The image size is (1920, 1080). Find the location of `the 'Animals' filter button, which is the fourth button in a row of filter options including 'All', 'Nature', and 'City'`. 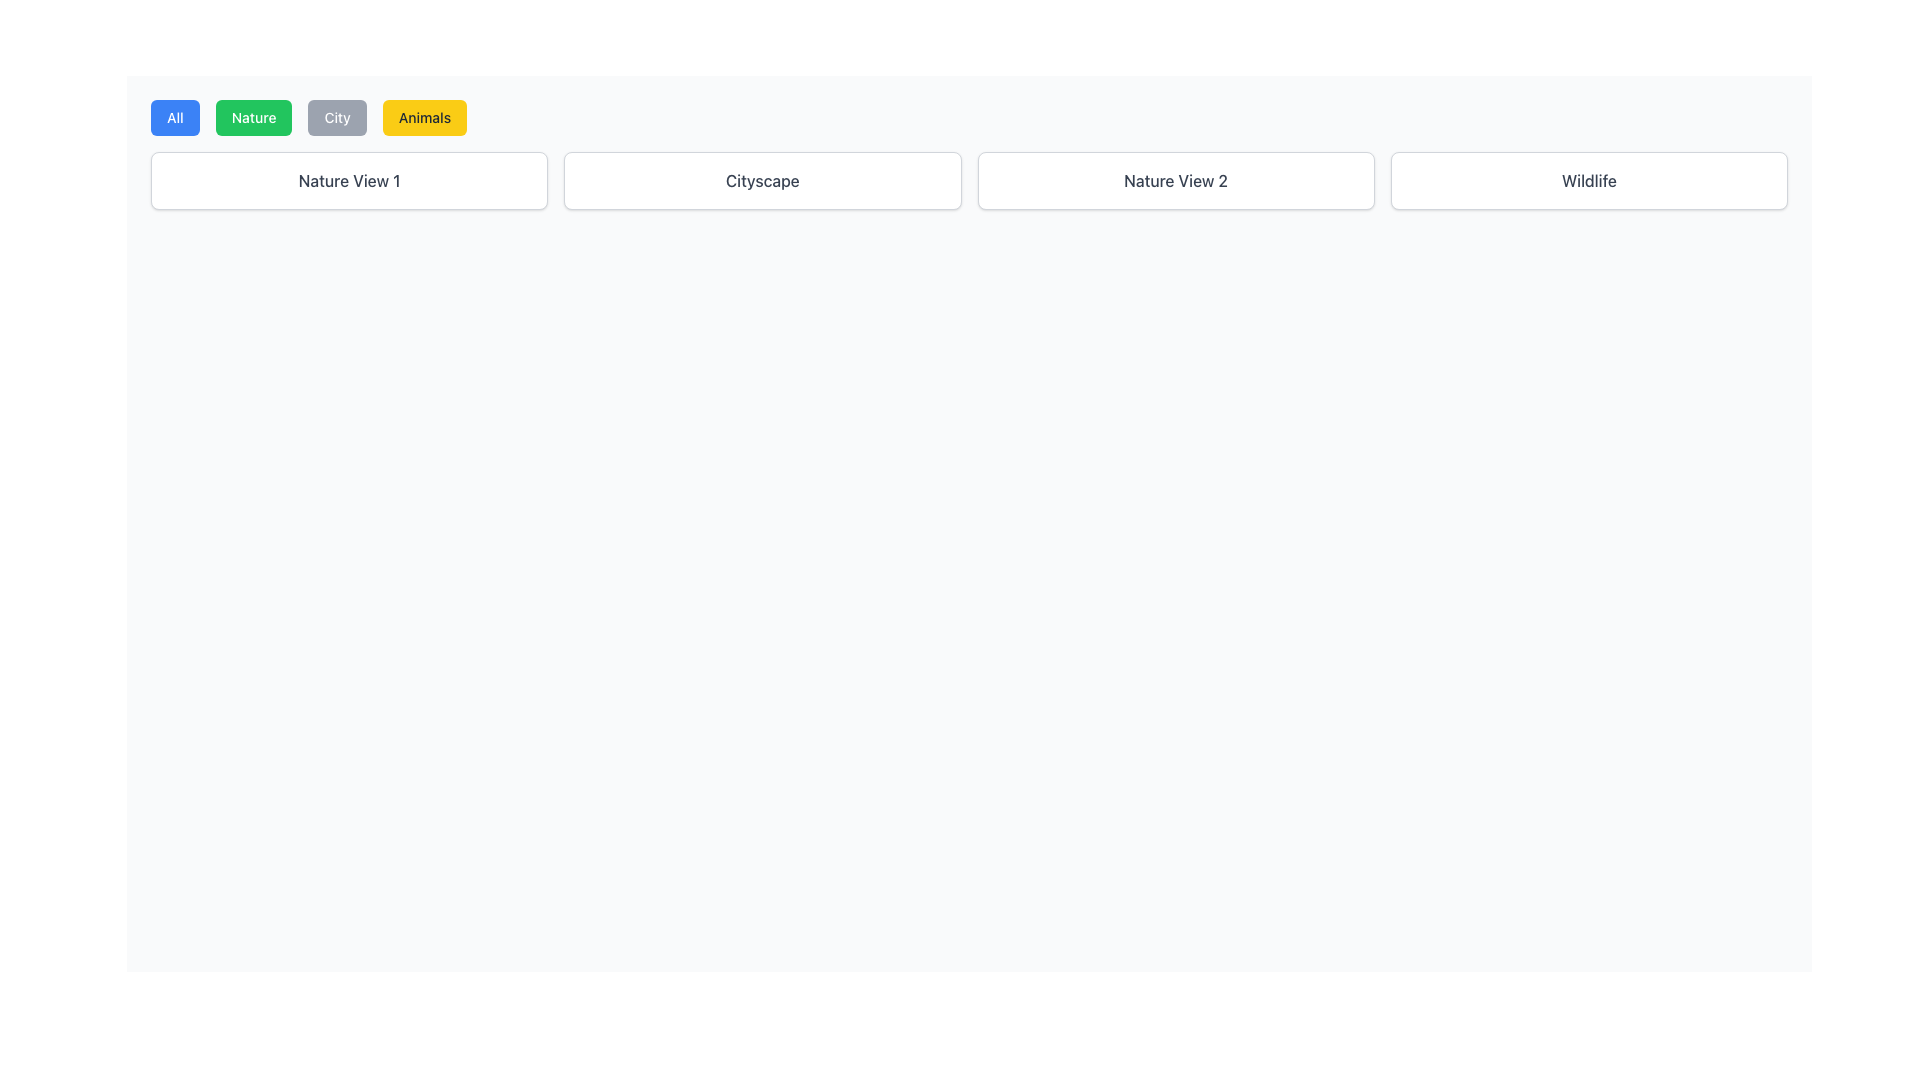

the 'Animals' filter button, which is the fourth button in a row of filter options including 'All', 'Nature', and 'City' is located at coordinates (423, 118).